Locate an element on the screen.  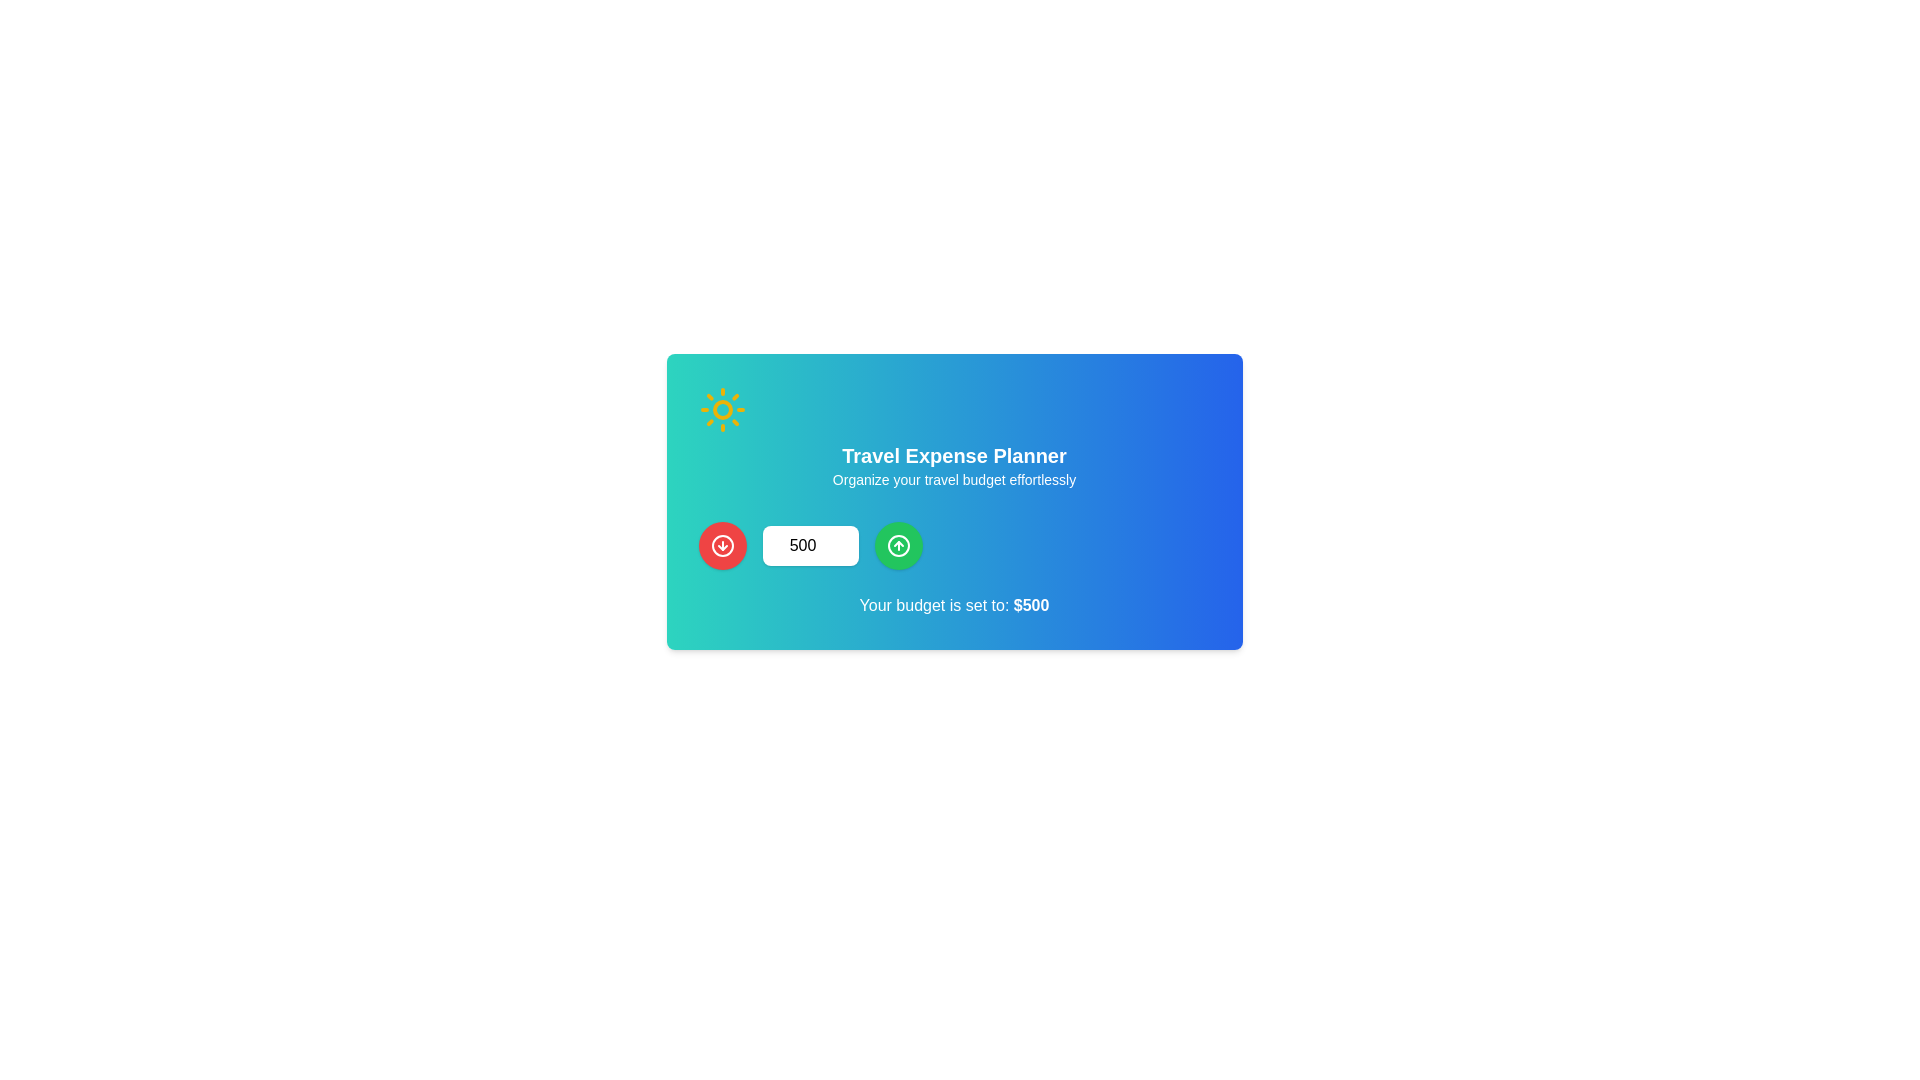
the red circular icon with a white border, part of the interactive area on the left side of the interface is located at coordinates (721, 546).